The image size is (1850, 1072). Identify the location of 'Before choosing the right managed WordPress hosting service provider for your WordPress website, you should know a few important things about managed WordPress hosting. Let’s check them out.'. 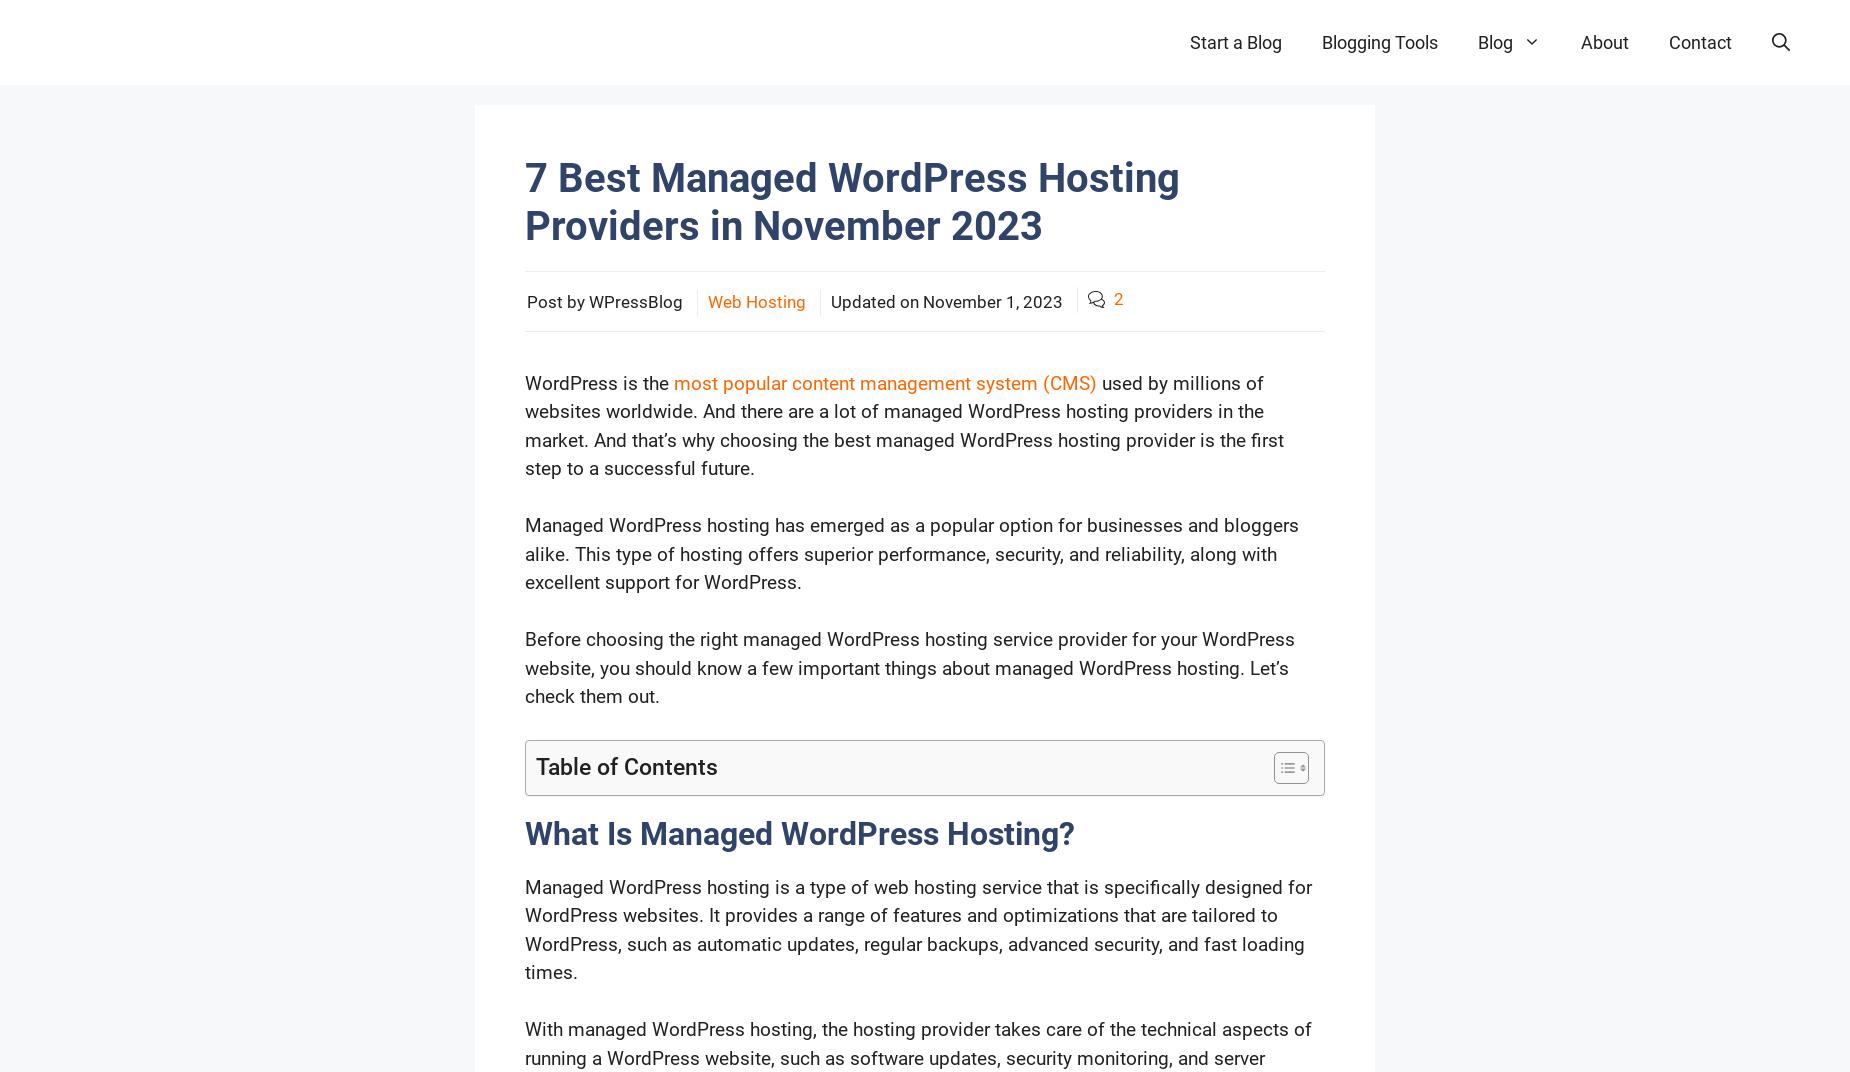
(910, 667).